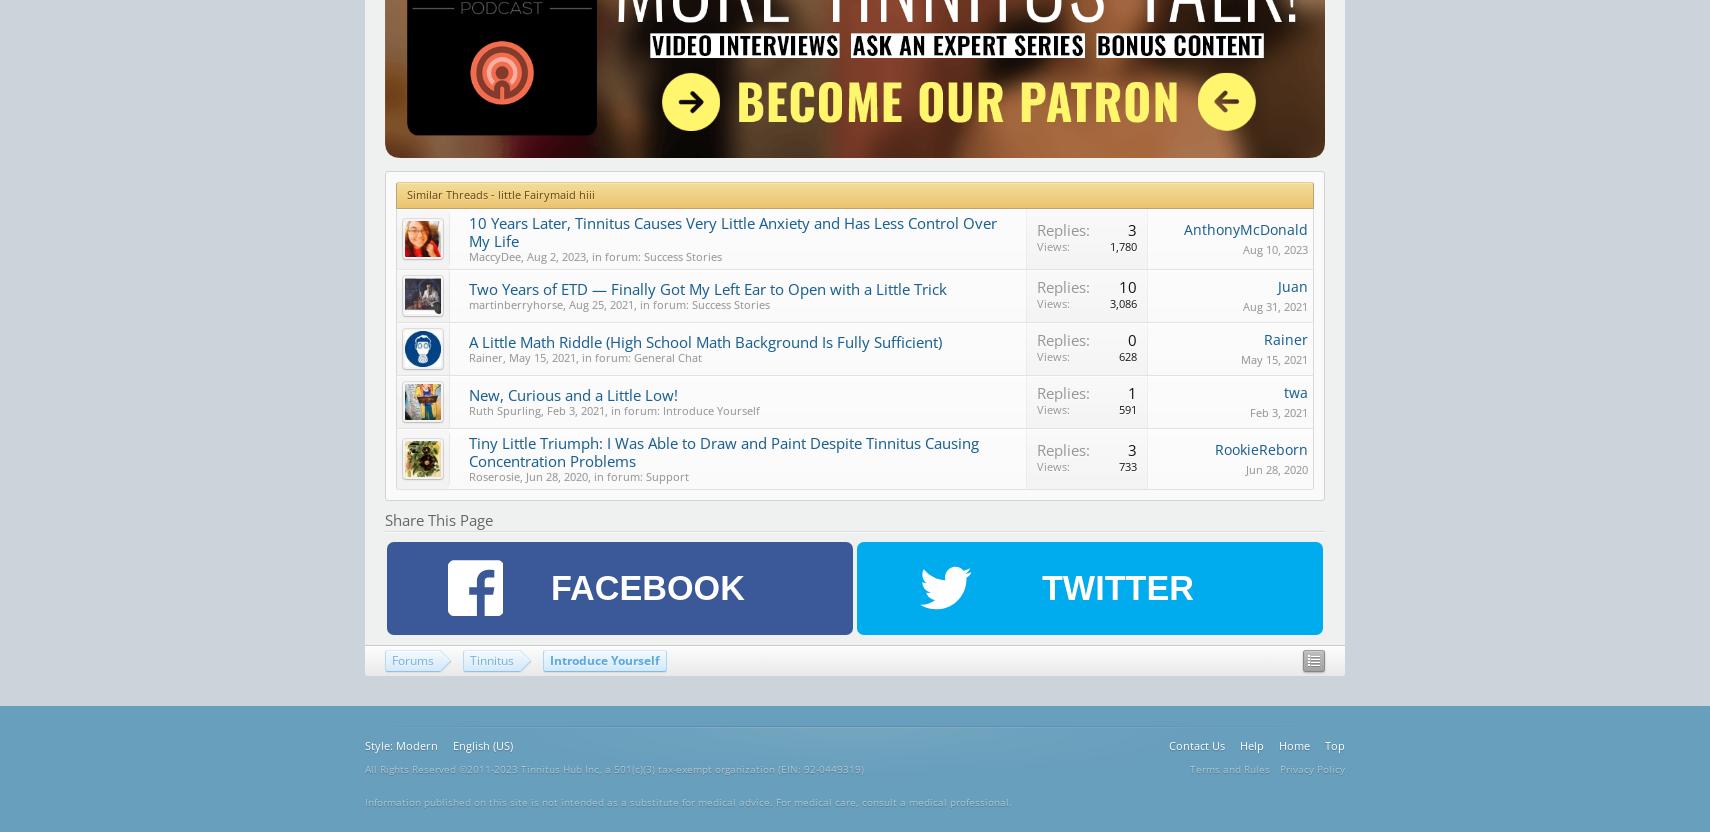 This screenshot has width=1710, height=832. Describe the element at coordinates (1131, 340) in the screenshot. I see `'0'` at that location.